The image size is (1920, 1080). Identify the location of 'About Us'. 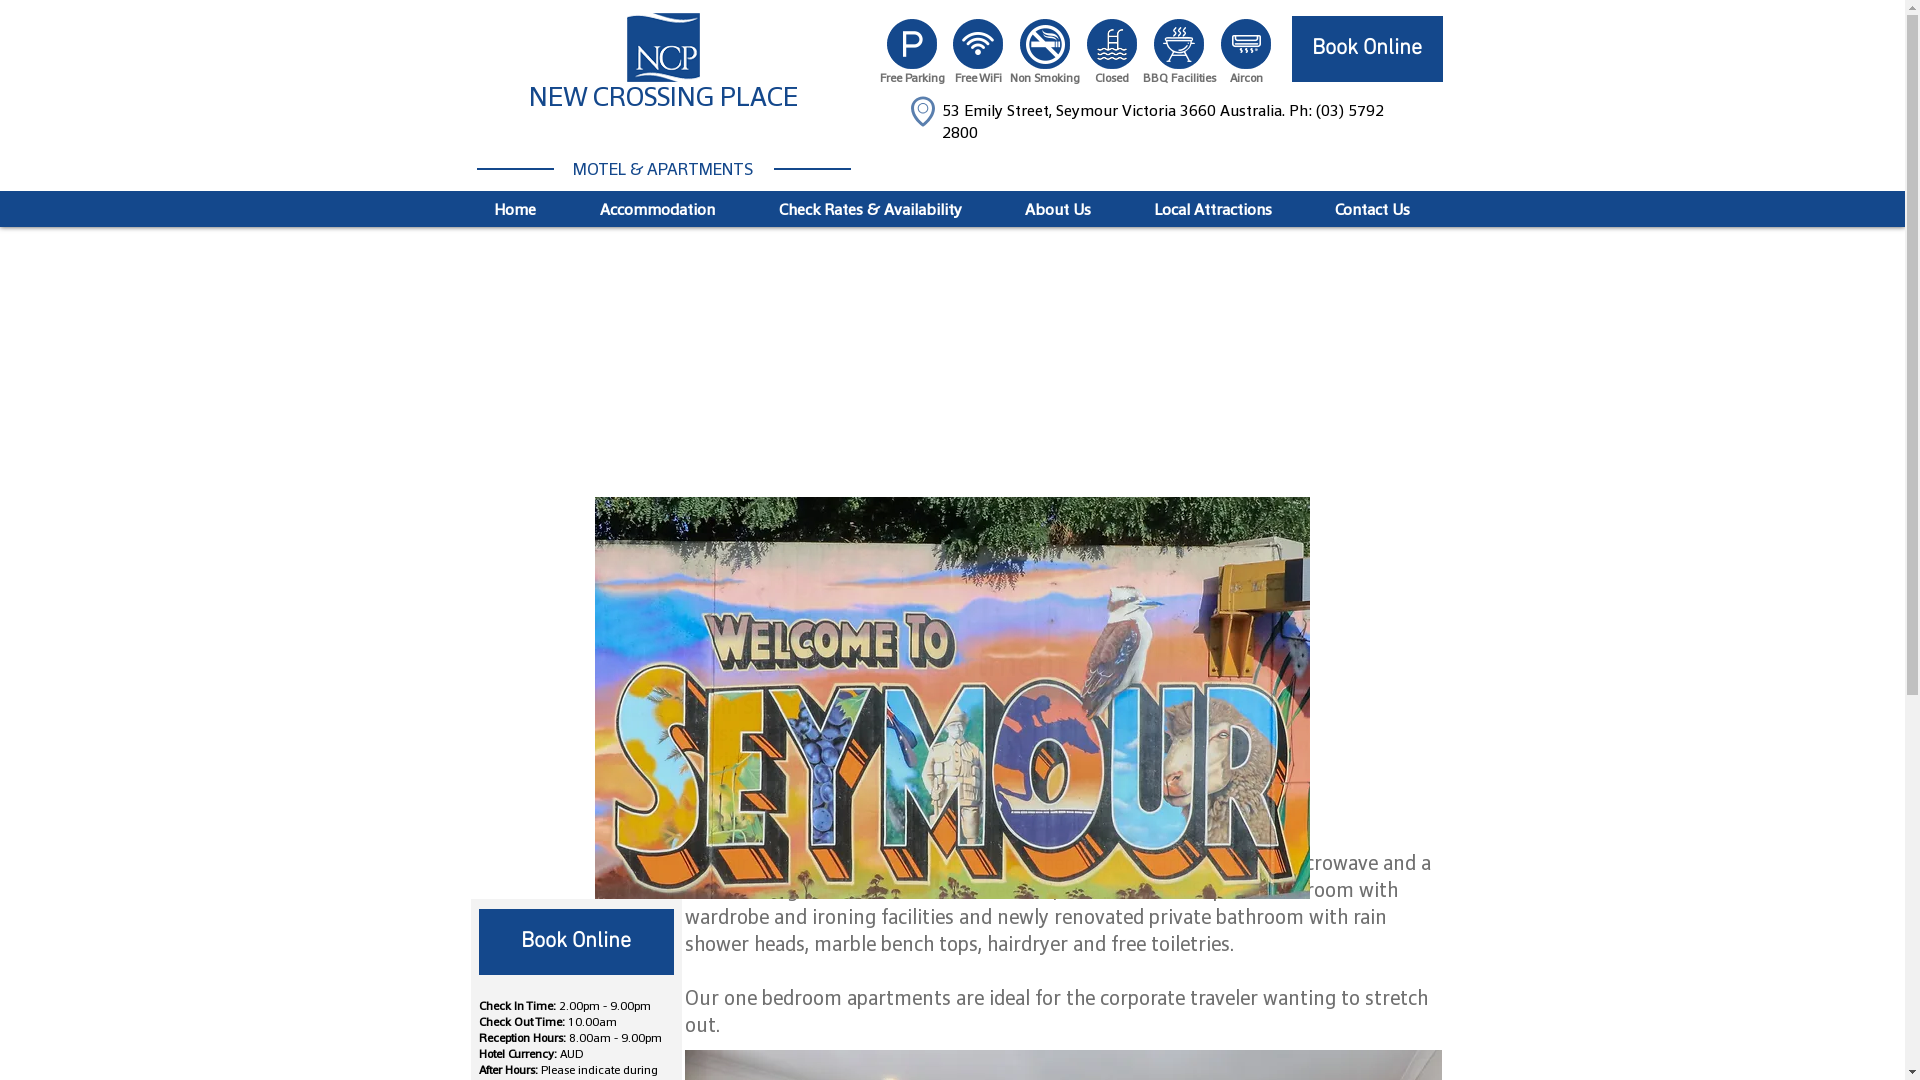
(1057, 209).